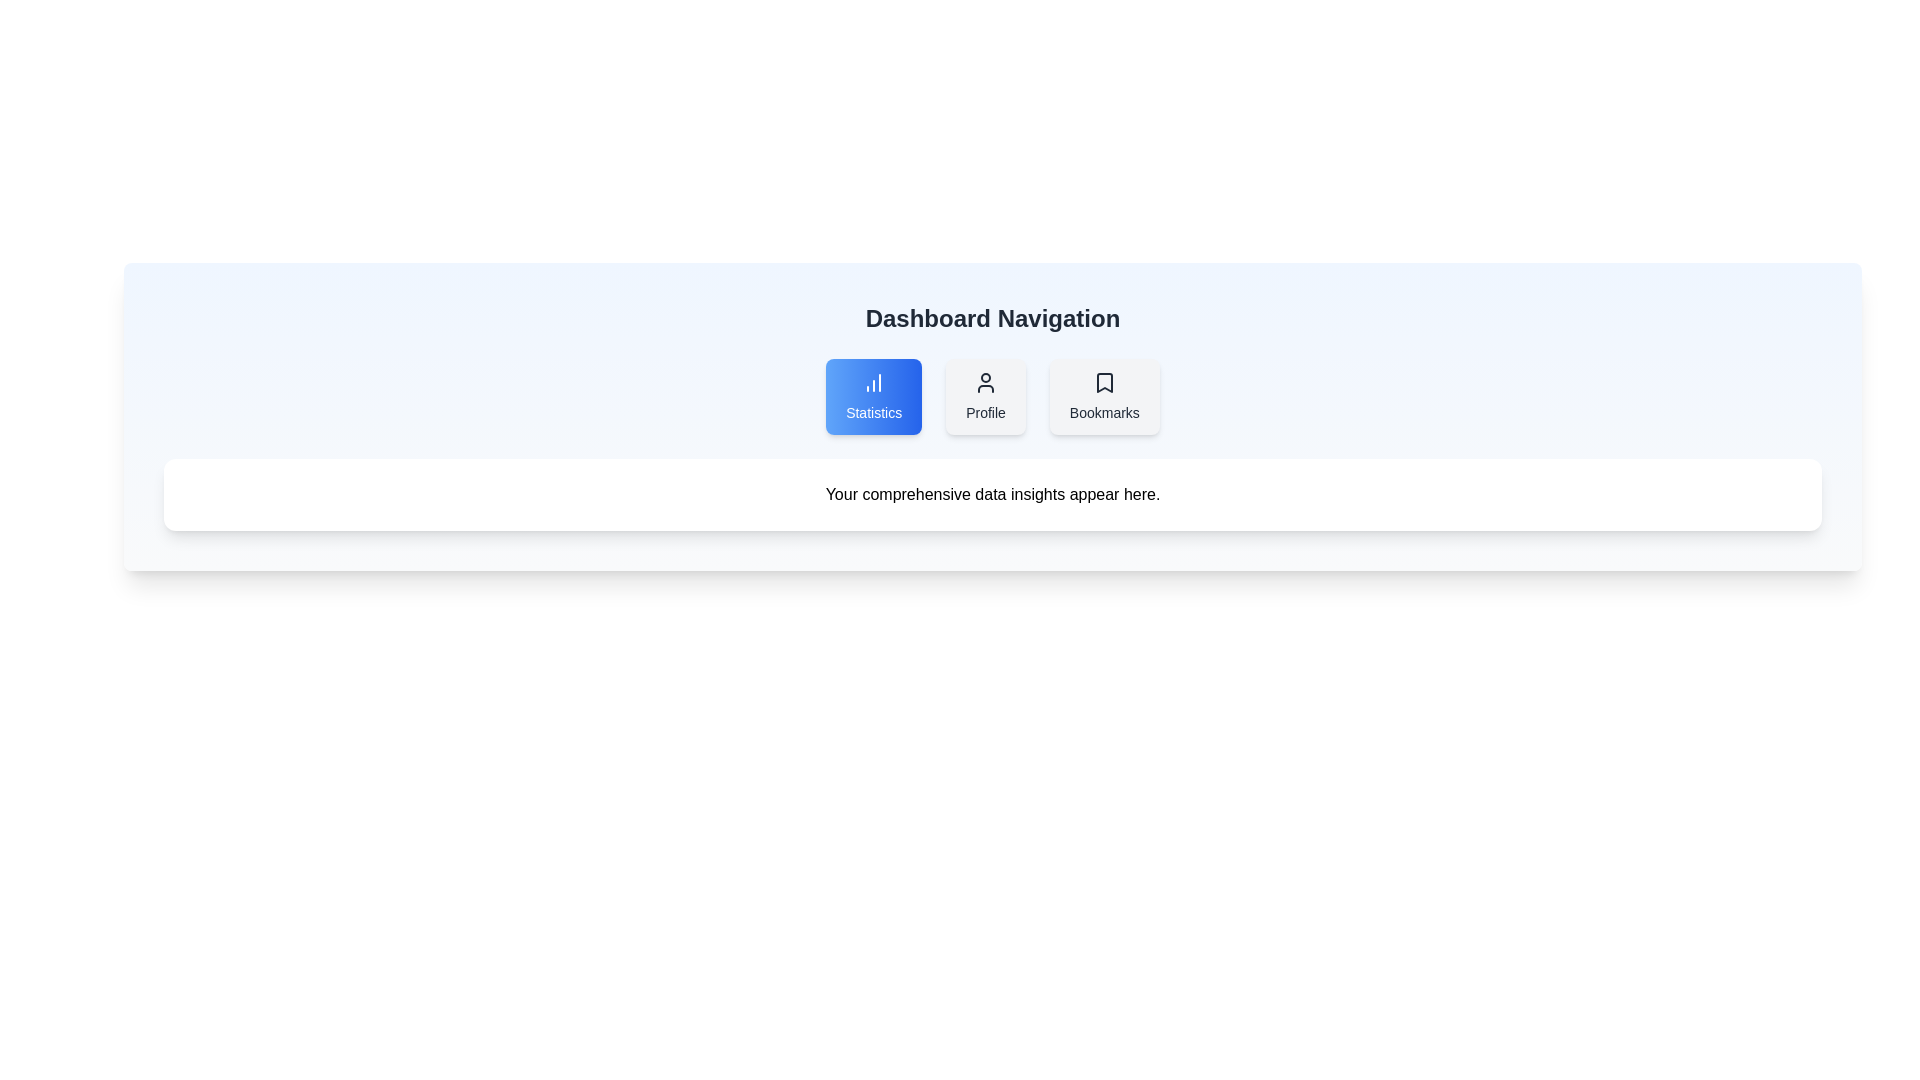 This screenshot has height=1080, width=1920. Describe the element at coordinates (985, 397) in the screenshot. I see `the 'Profile' button, which is the second button in the horizontal navigation menu` at that location.